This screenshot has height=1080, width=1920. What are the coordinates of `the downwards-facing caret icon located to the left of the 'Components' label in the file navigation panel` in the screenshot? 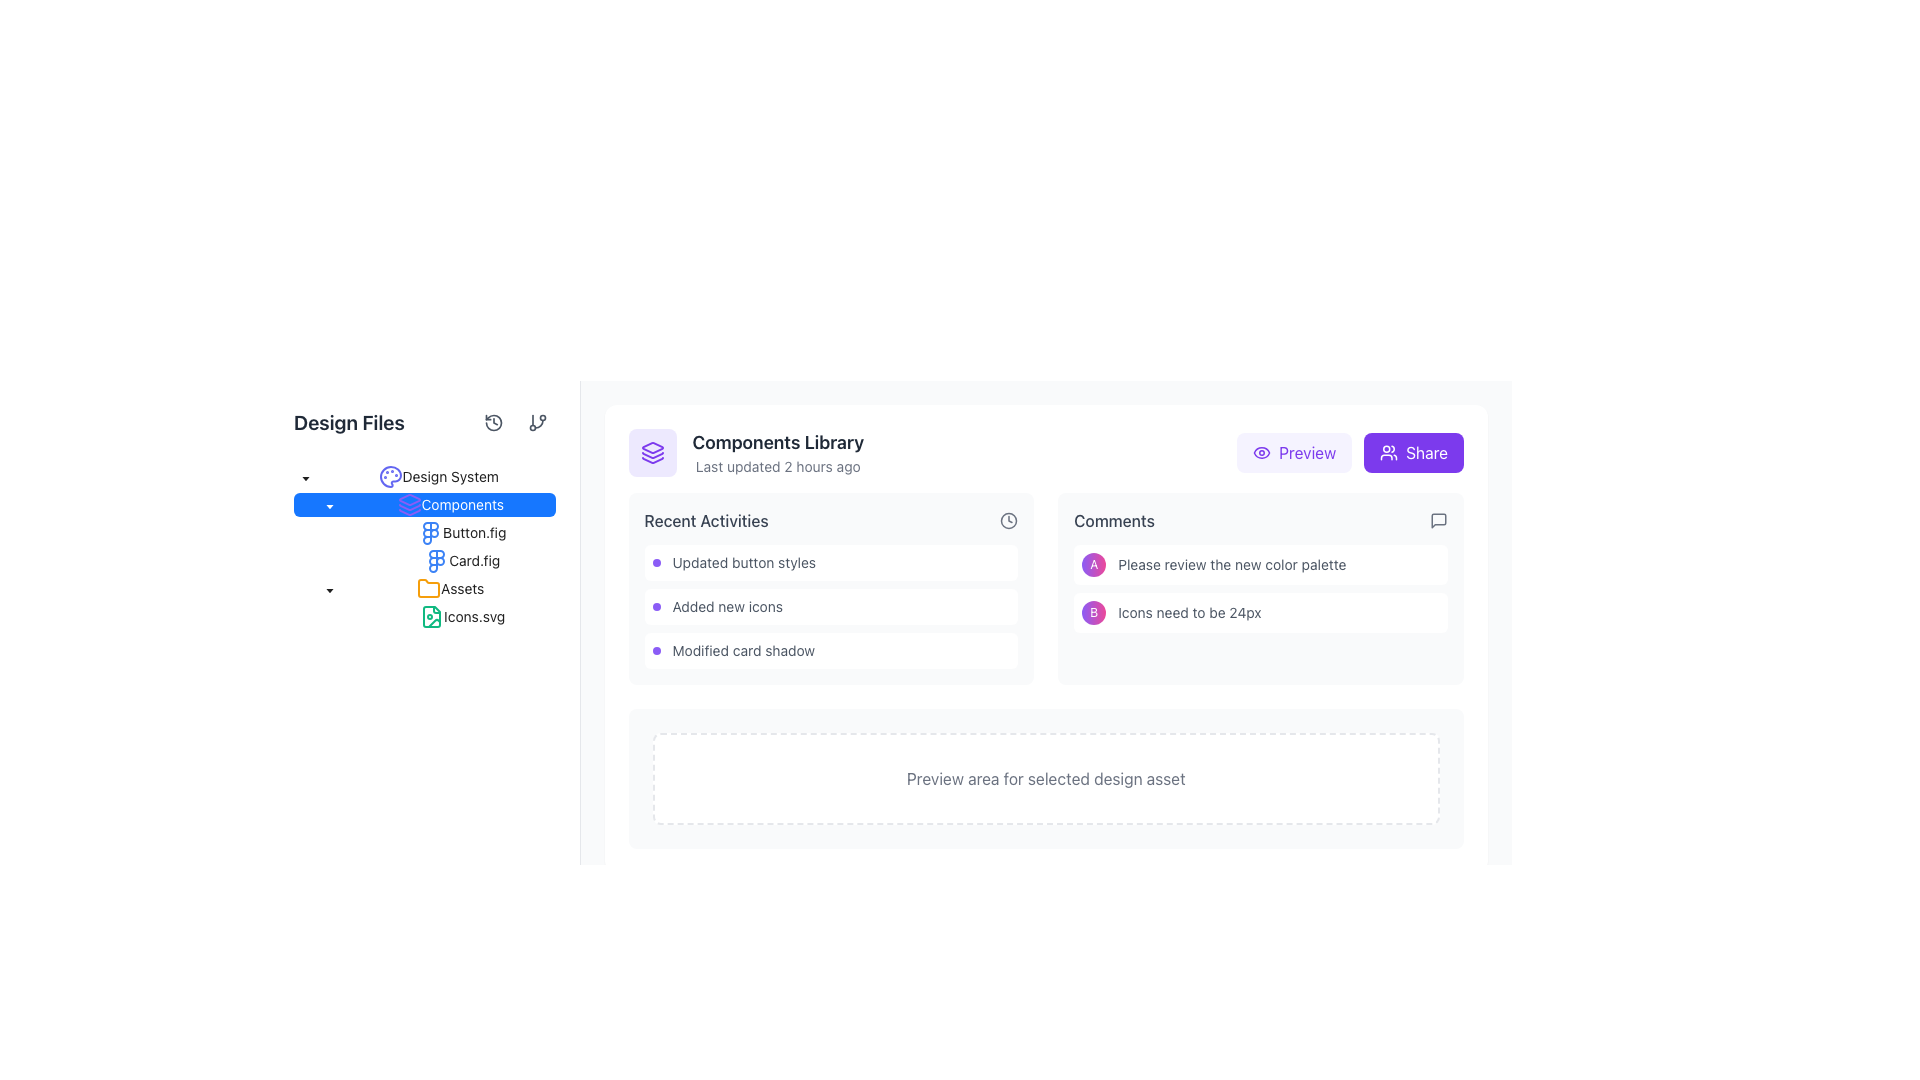 It's located at (330, 589).